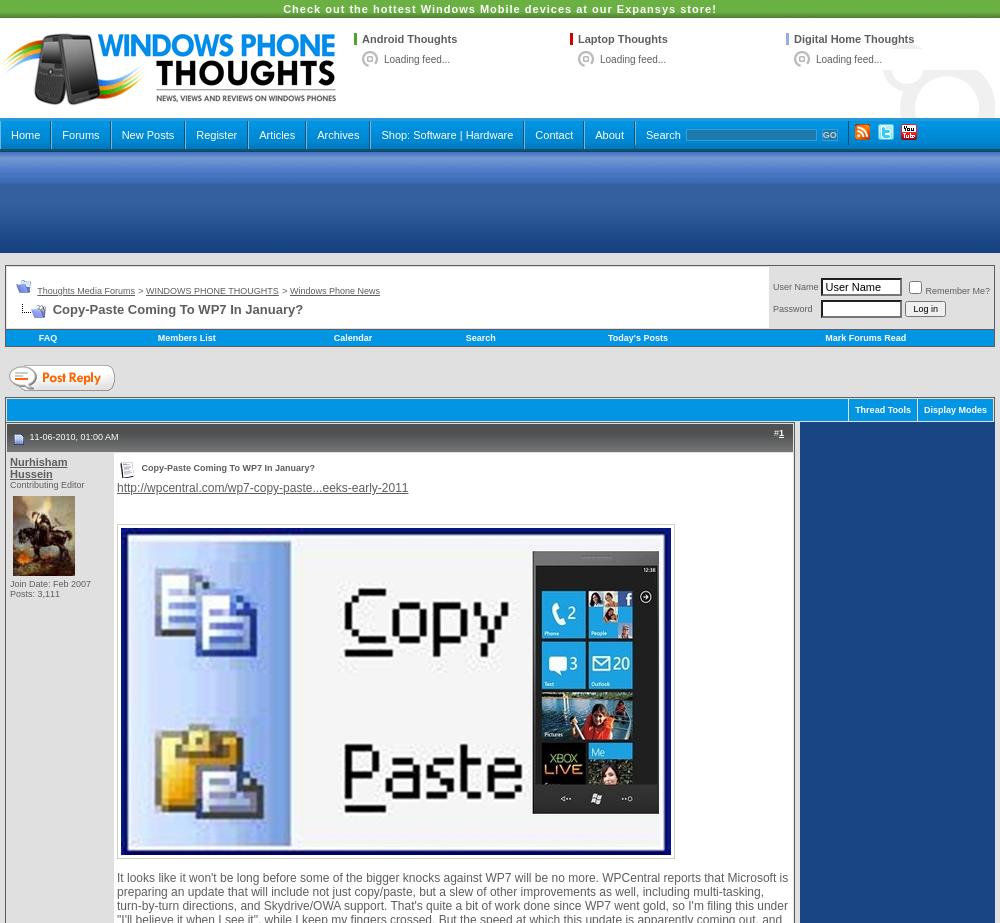  Describe the element at coordinates (47, 338) in the screenshot. I see `'FAQ'` at that location.